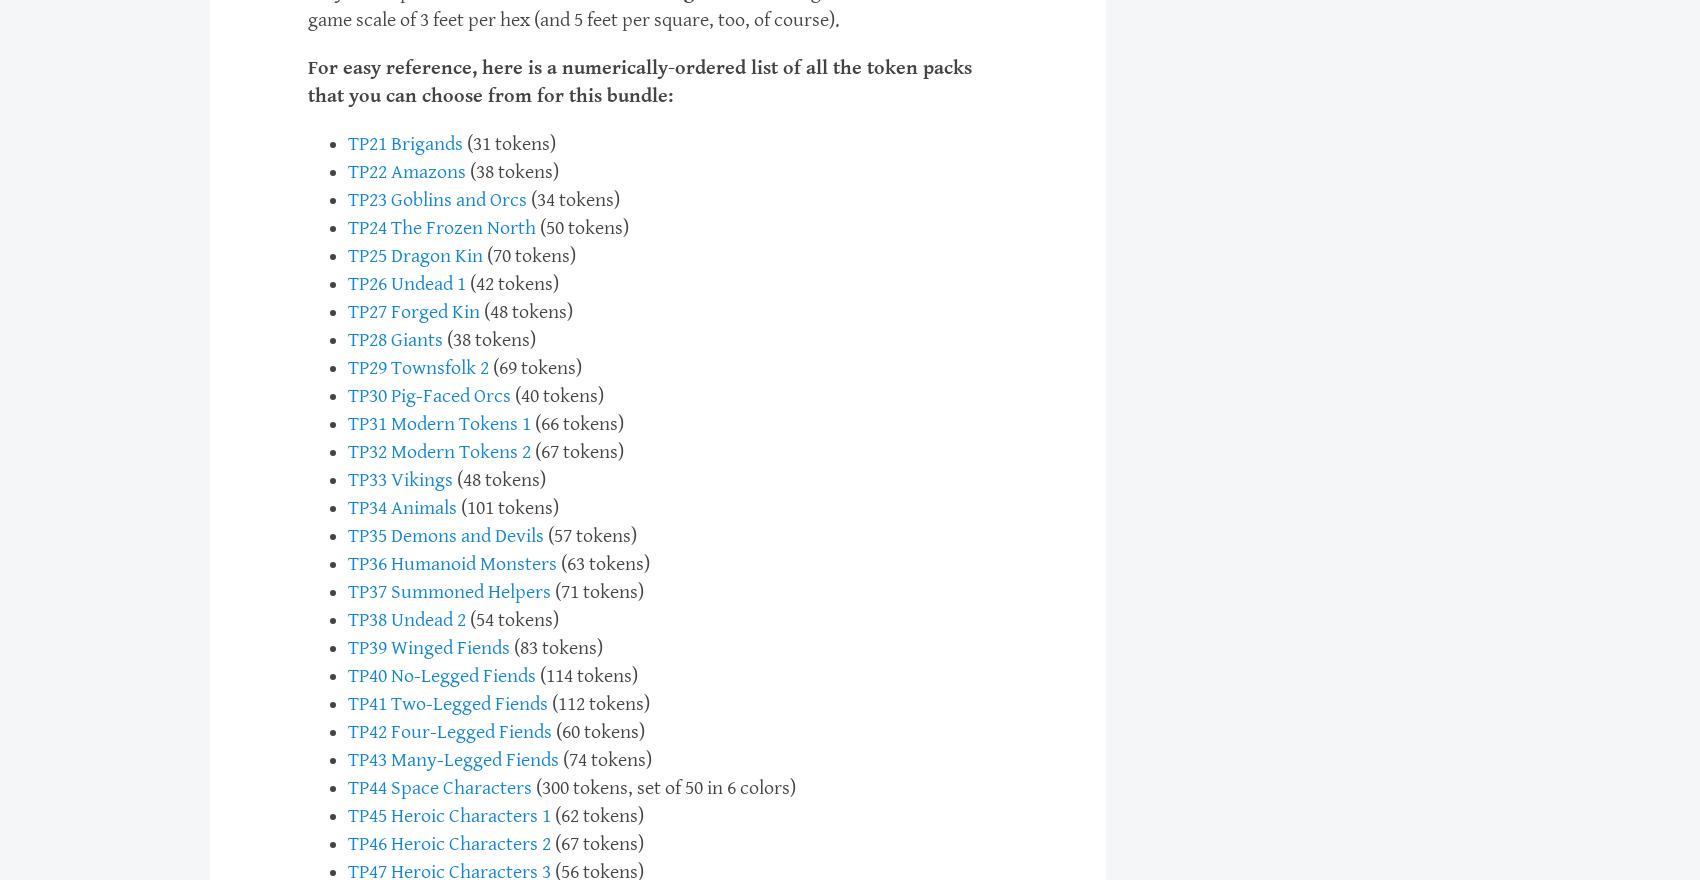 This screenshot has width=1700, height=880. Describe the element at coordinates (664, 788) in the screenshot. I see `'(300 tokens, set of 50 in 6 colors)'` at that location.